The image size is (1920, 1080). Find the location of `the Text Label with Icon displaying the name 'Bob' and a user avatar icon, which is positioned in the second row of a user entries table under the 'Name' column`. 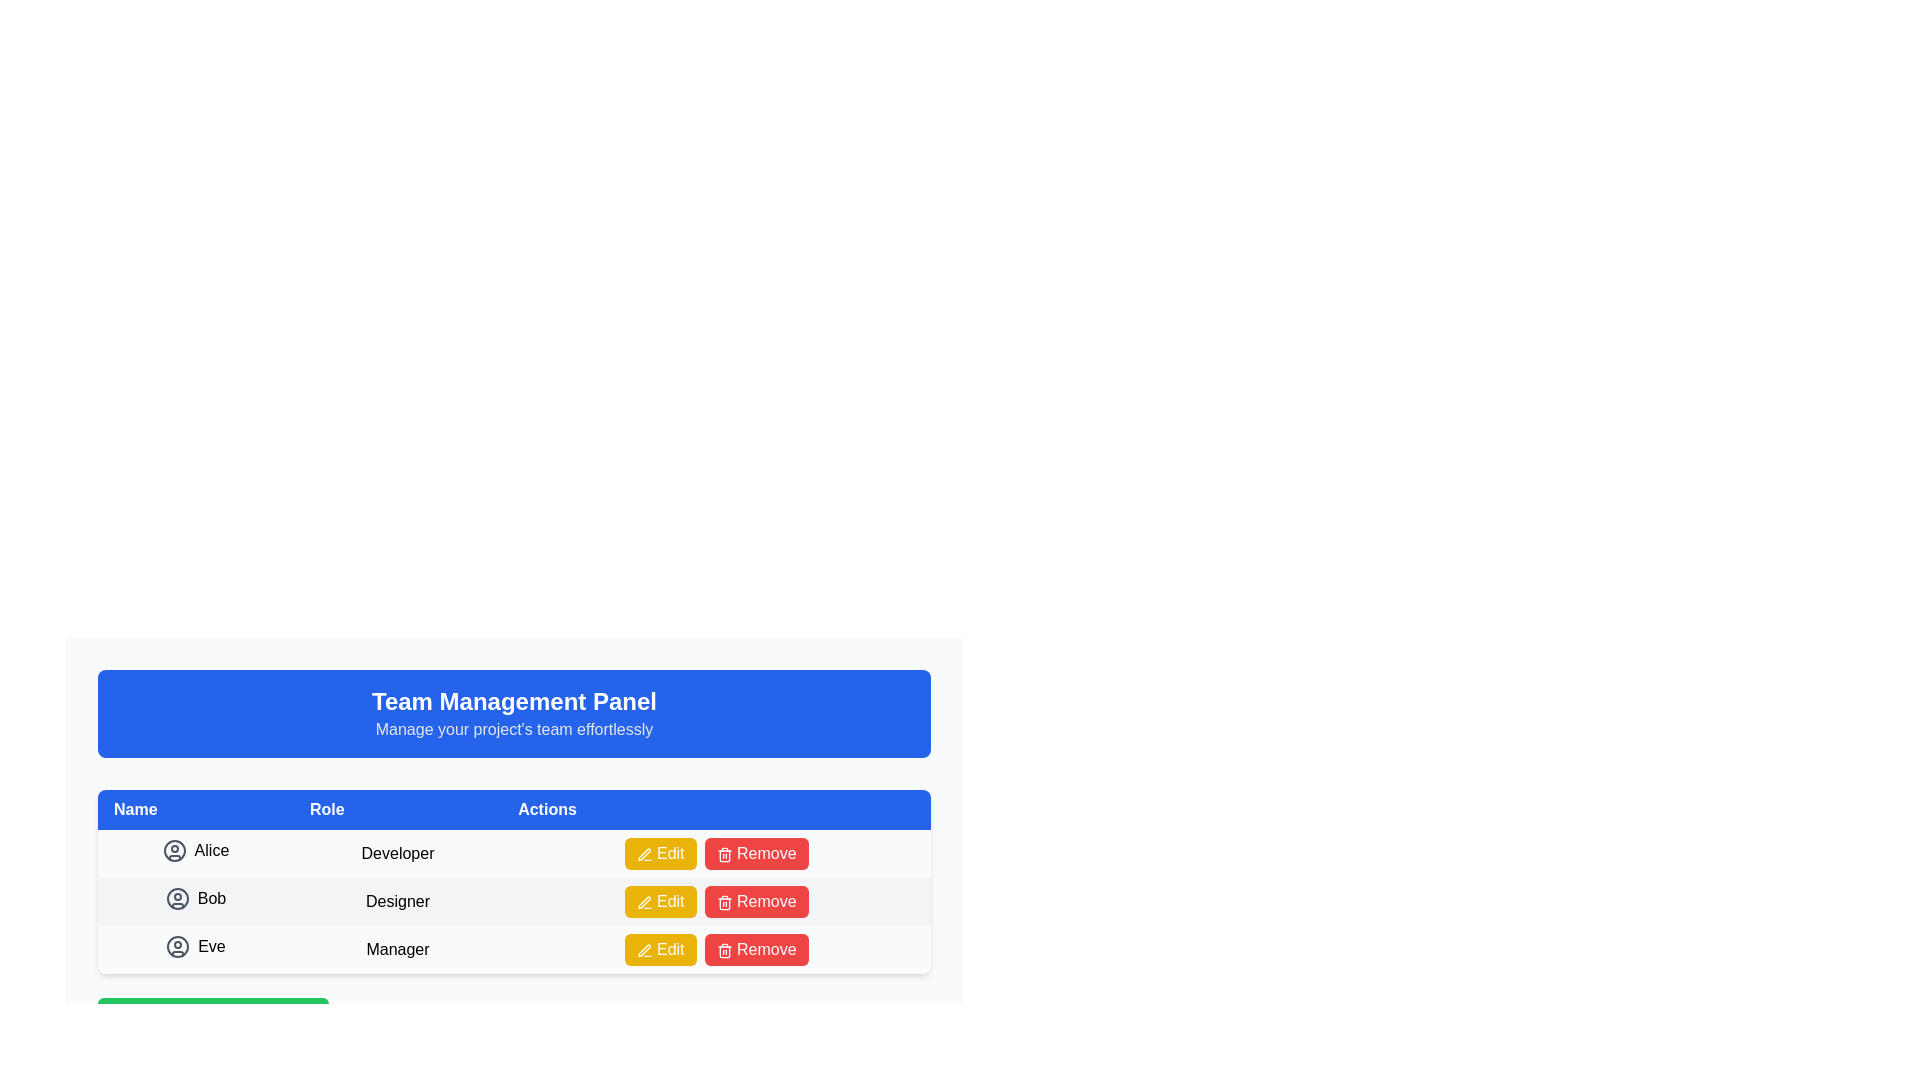

the Text Label with Icon displaying the name 'Bob' and a user avatar icon, which is positioned in the second row of a user entries table under the 'Name' column is located at coordinates (196, 902).